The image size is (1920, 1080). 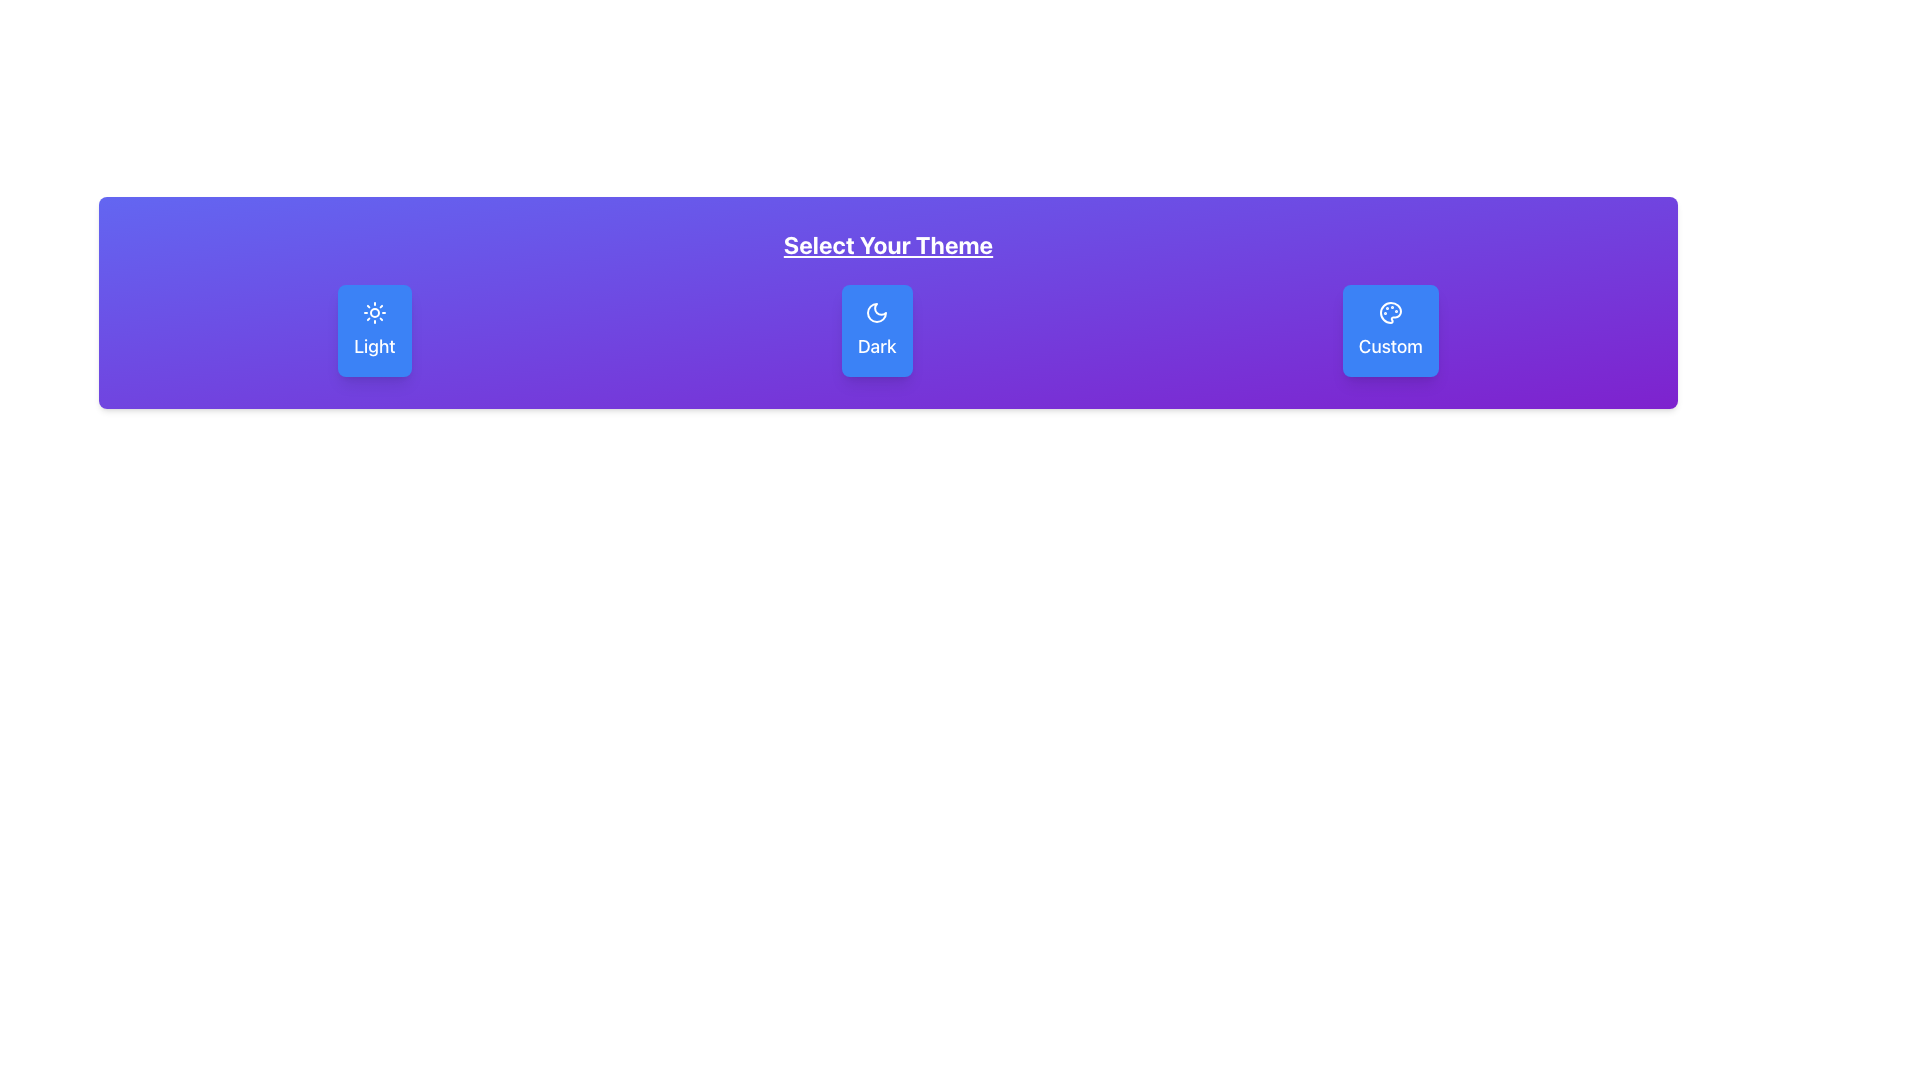 What do you see at coordinates (374, 346) in the screenshot?
I see `Label element displaying the text 'Light', which is styled in a large font size and medium weight, located centrally within the blue rounded card on the left-hand side of the themed selection bar, positioned below the sun icon` at bounding box center [374, 346].